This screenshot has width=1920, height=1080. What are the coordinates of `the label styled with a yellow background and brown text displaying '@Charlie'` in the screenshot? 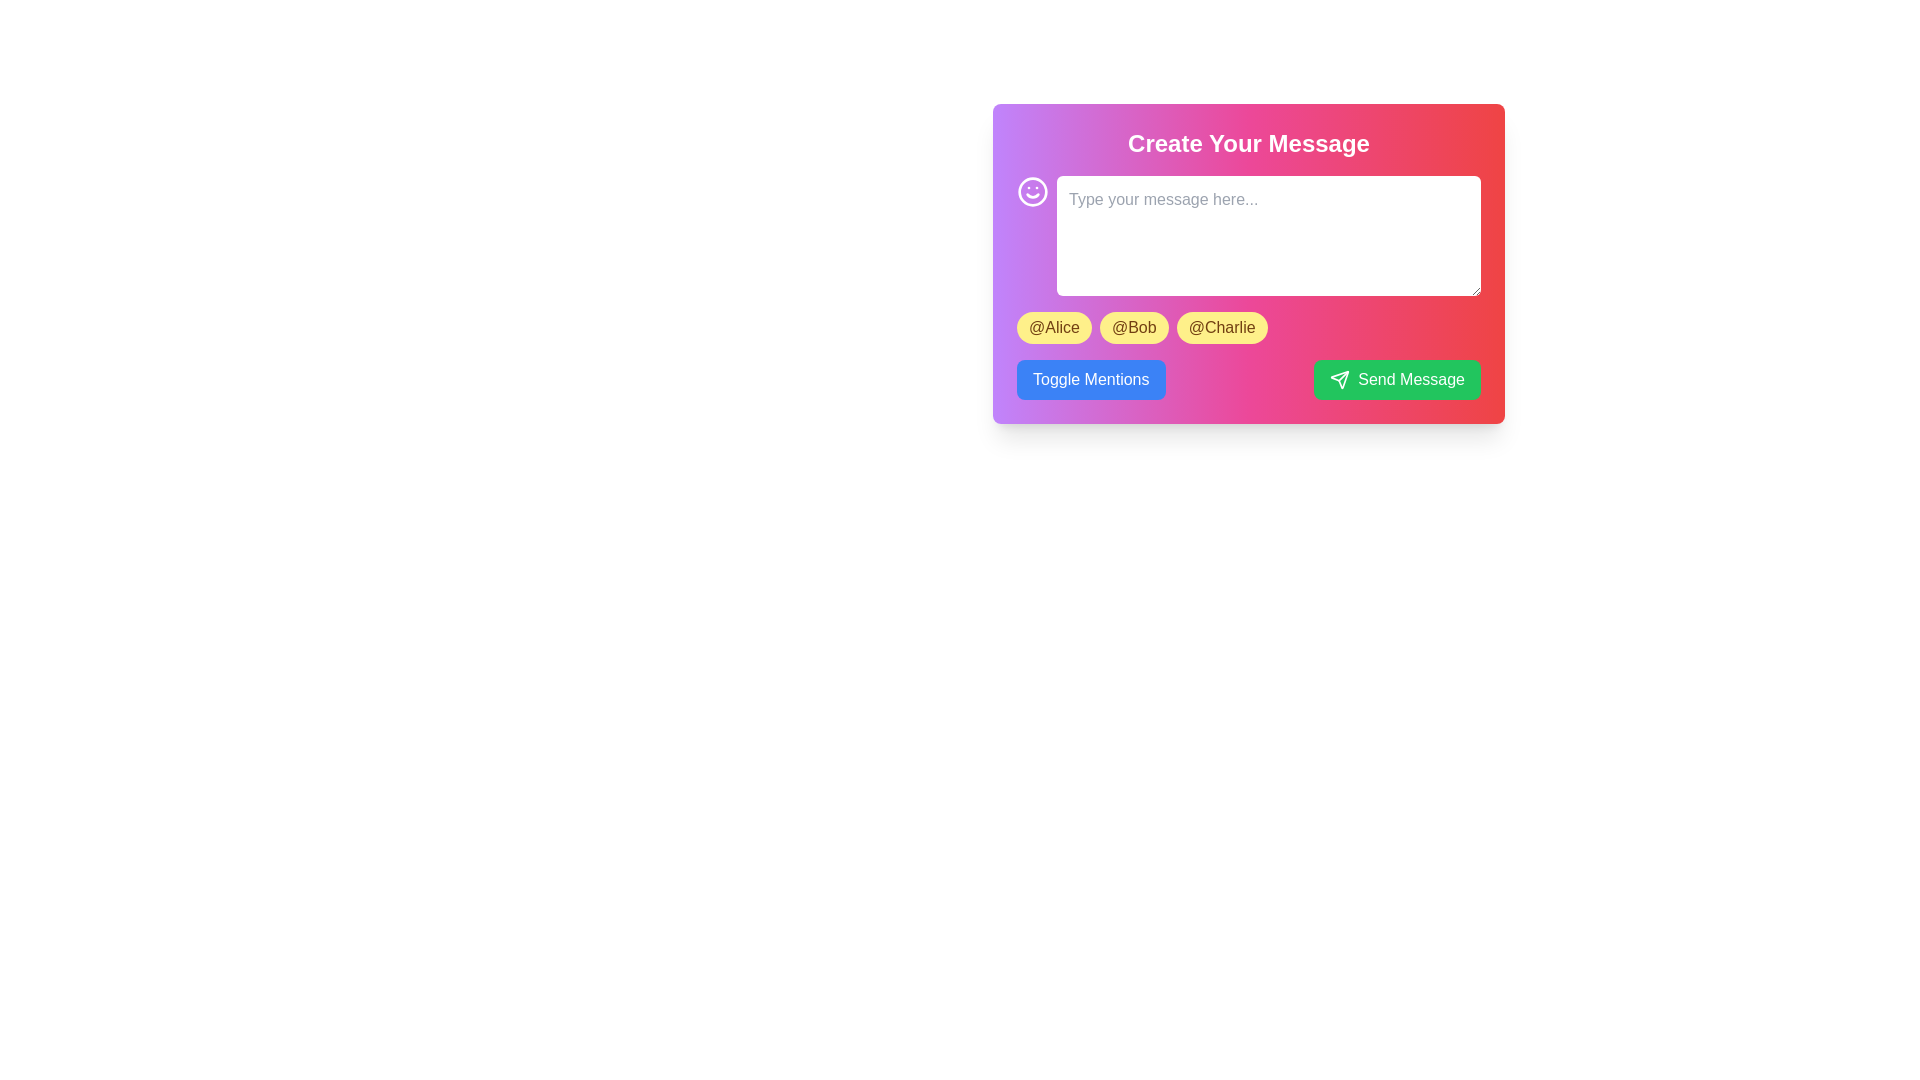 It's located at (1221, 326).